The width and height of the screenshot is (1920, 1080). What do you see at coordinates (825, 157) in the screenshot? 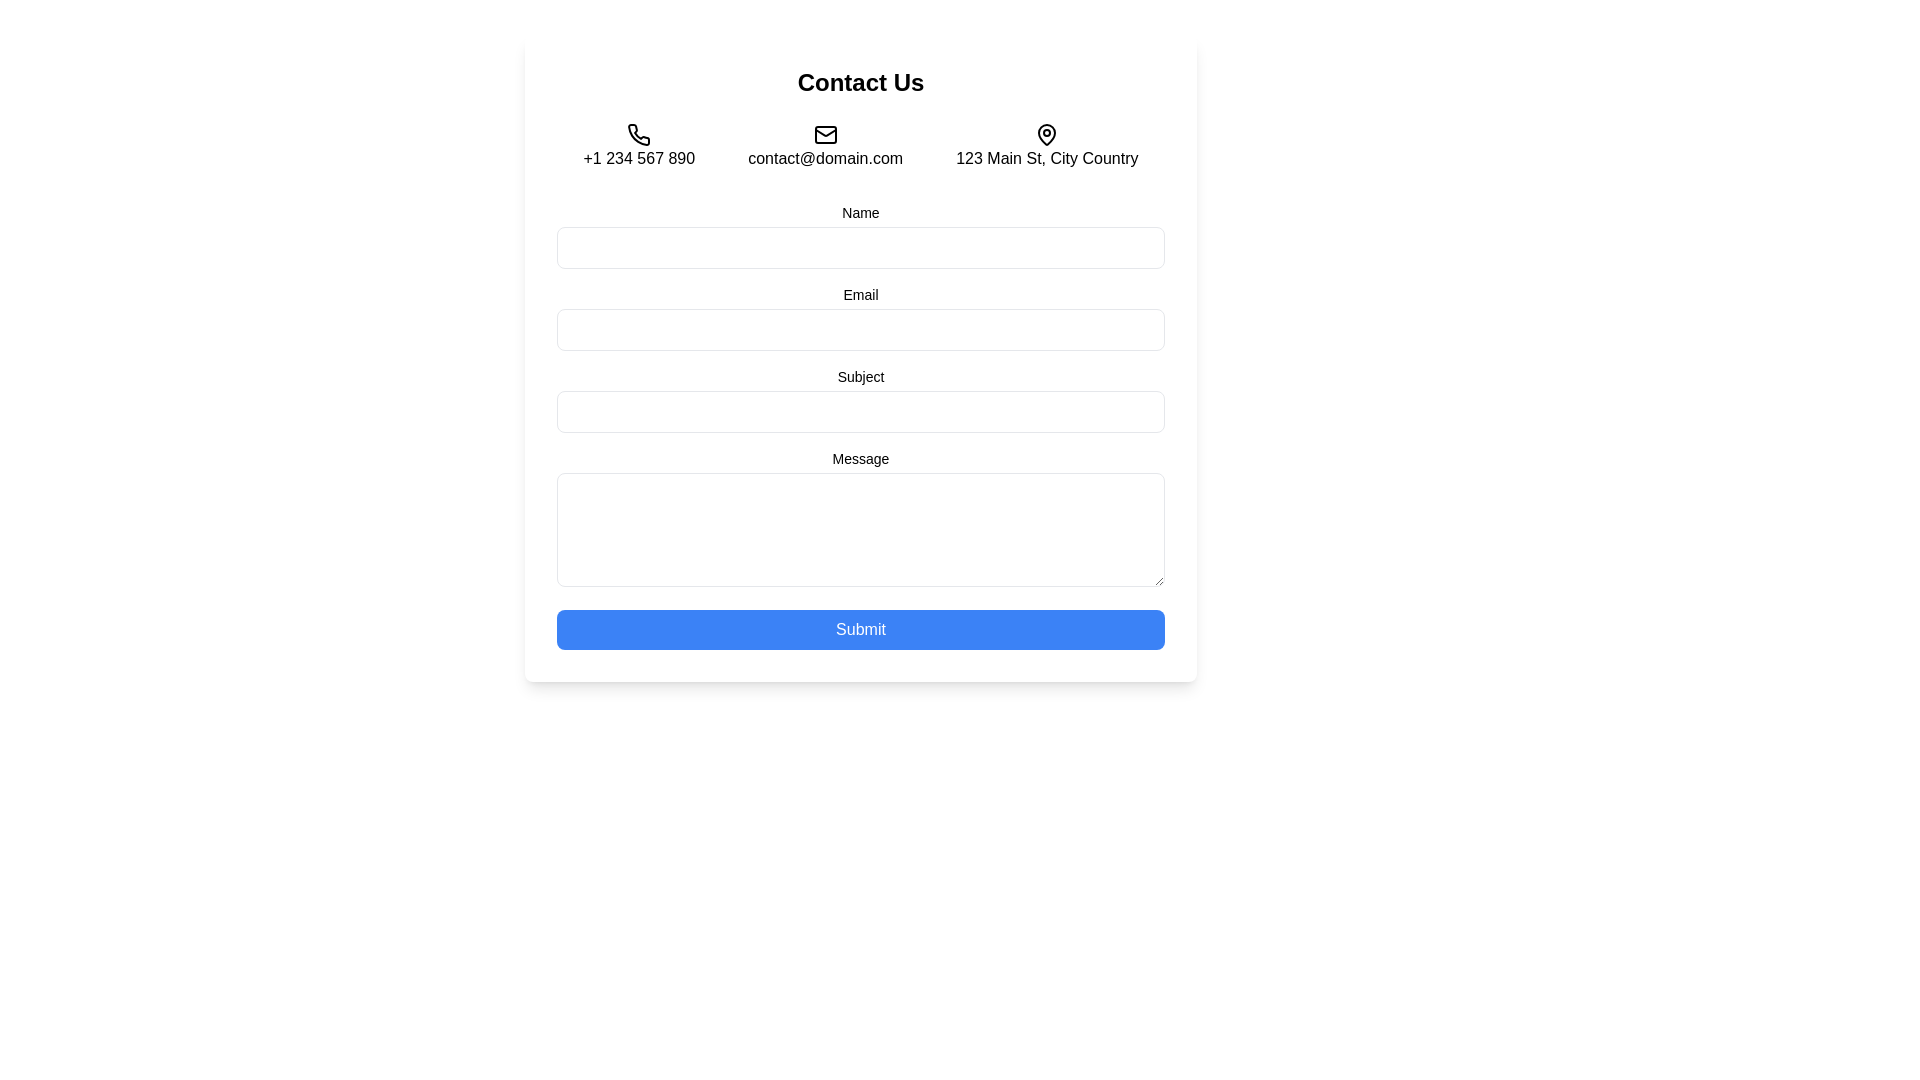
I see `the text display element that shows the email address, located centrally below the 'Contact Us' section, to copy the email` at bounding box center [825, 157].